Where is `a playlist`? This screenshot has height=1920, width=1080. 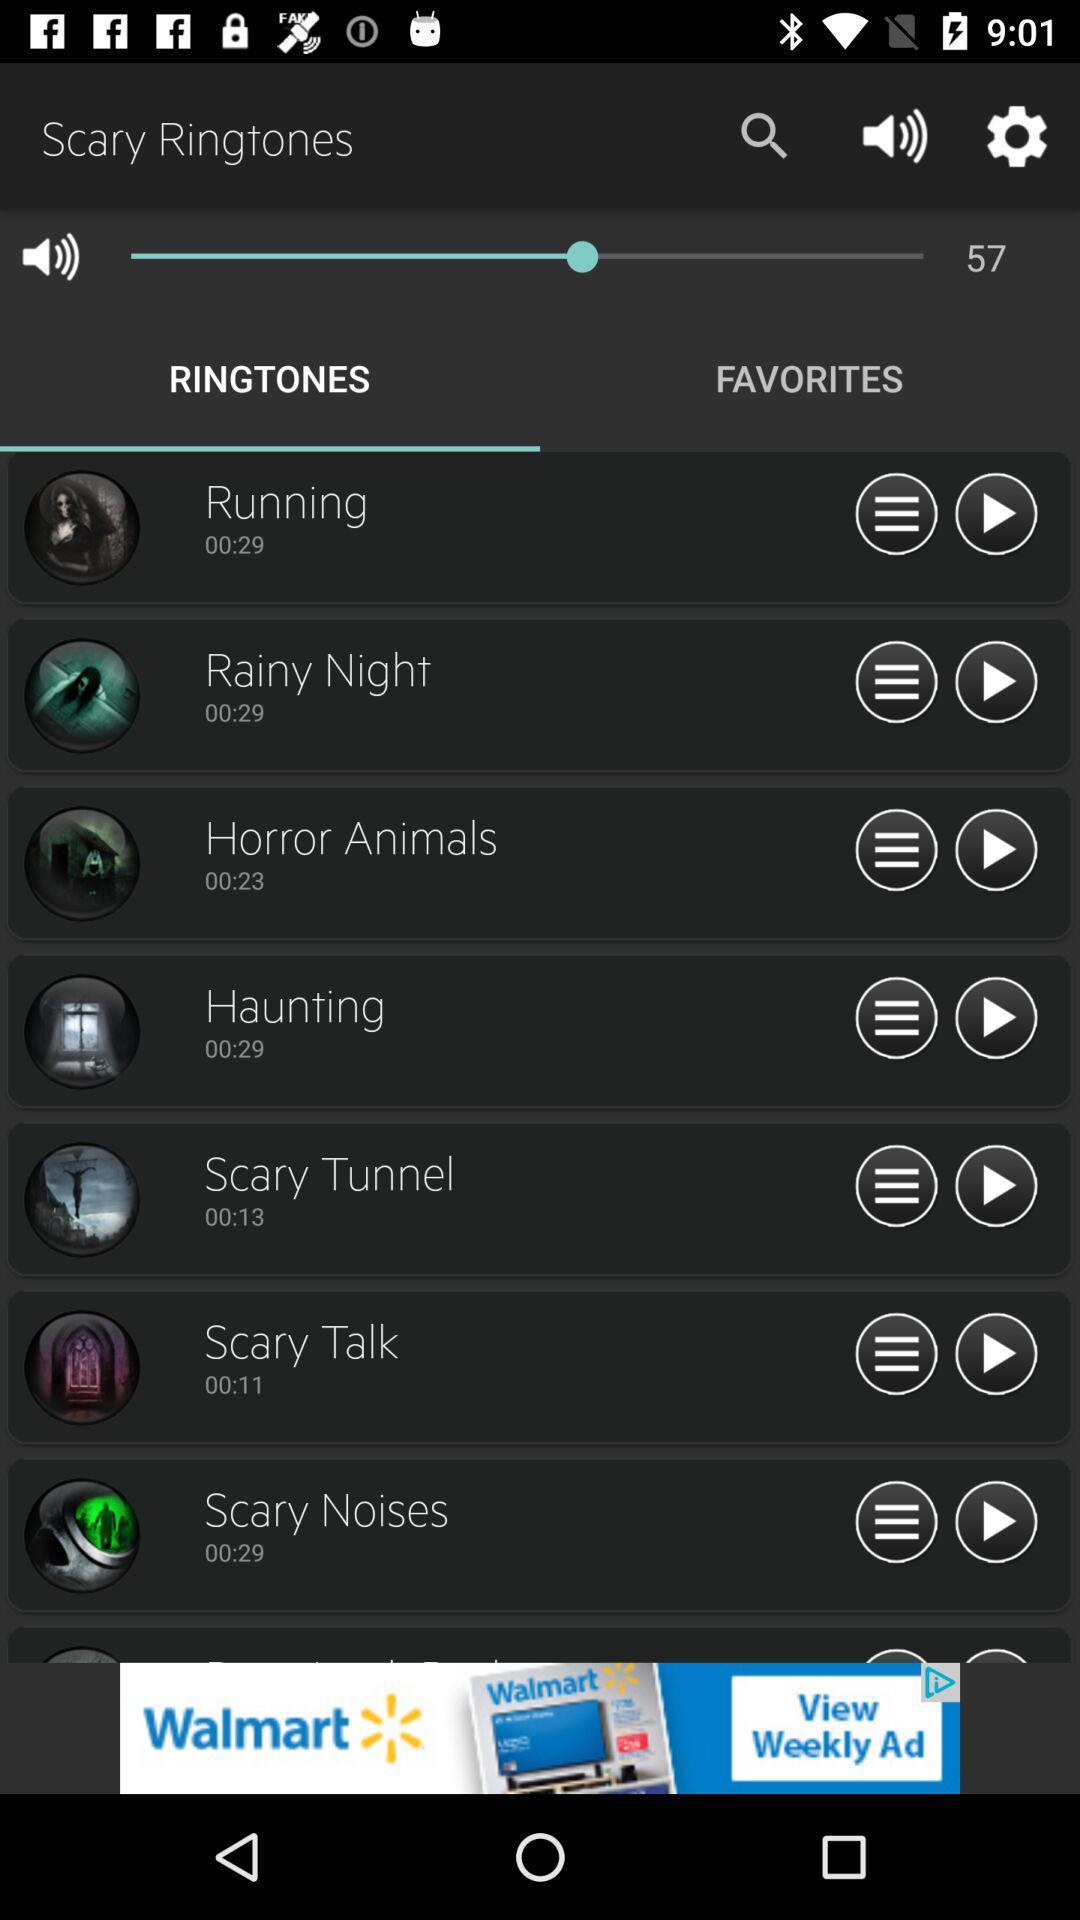 a playlist is located at coordinates (995, 1522).